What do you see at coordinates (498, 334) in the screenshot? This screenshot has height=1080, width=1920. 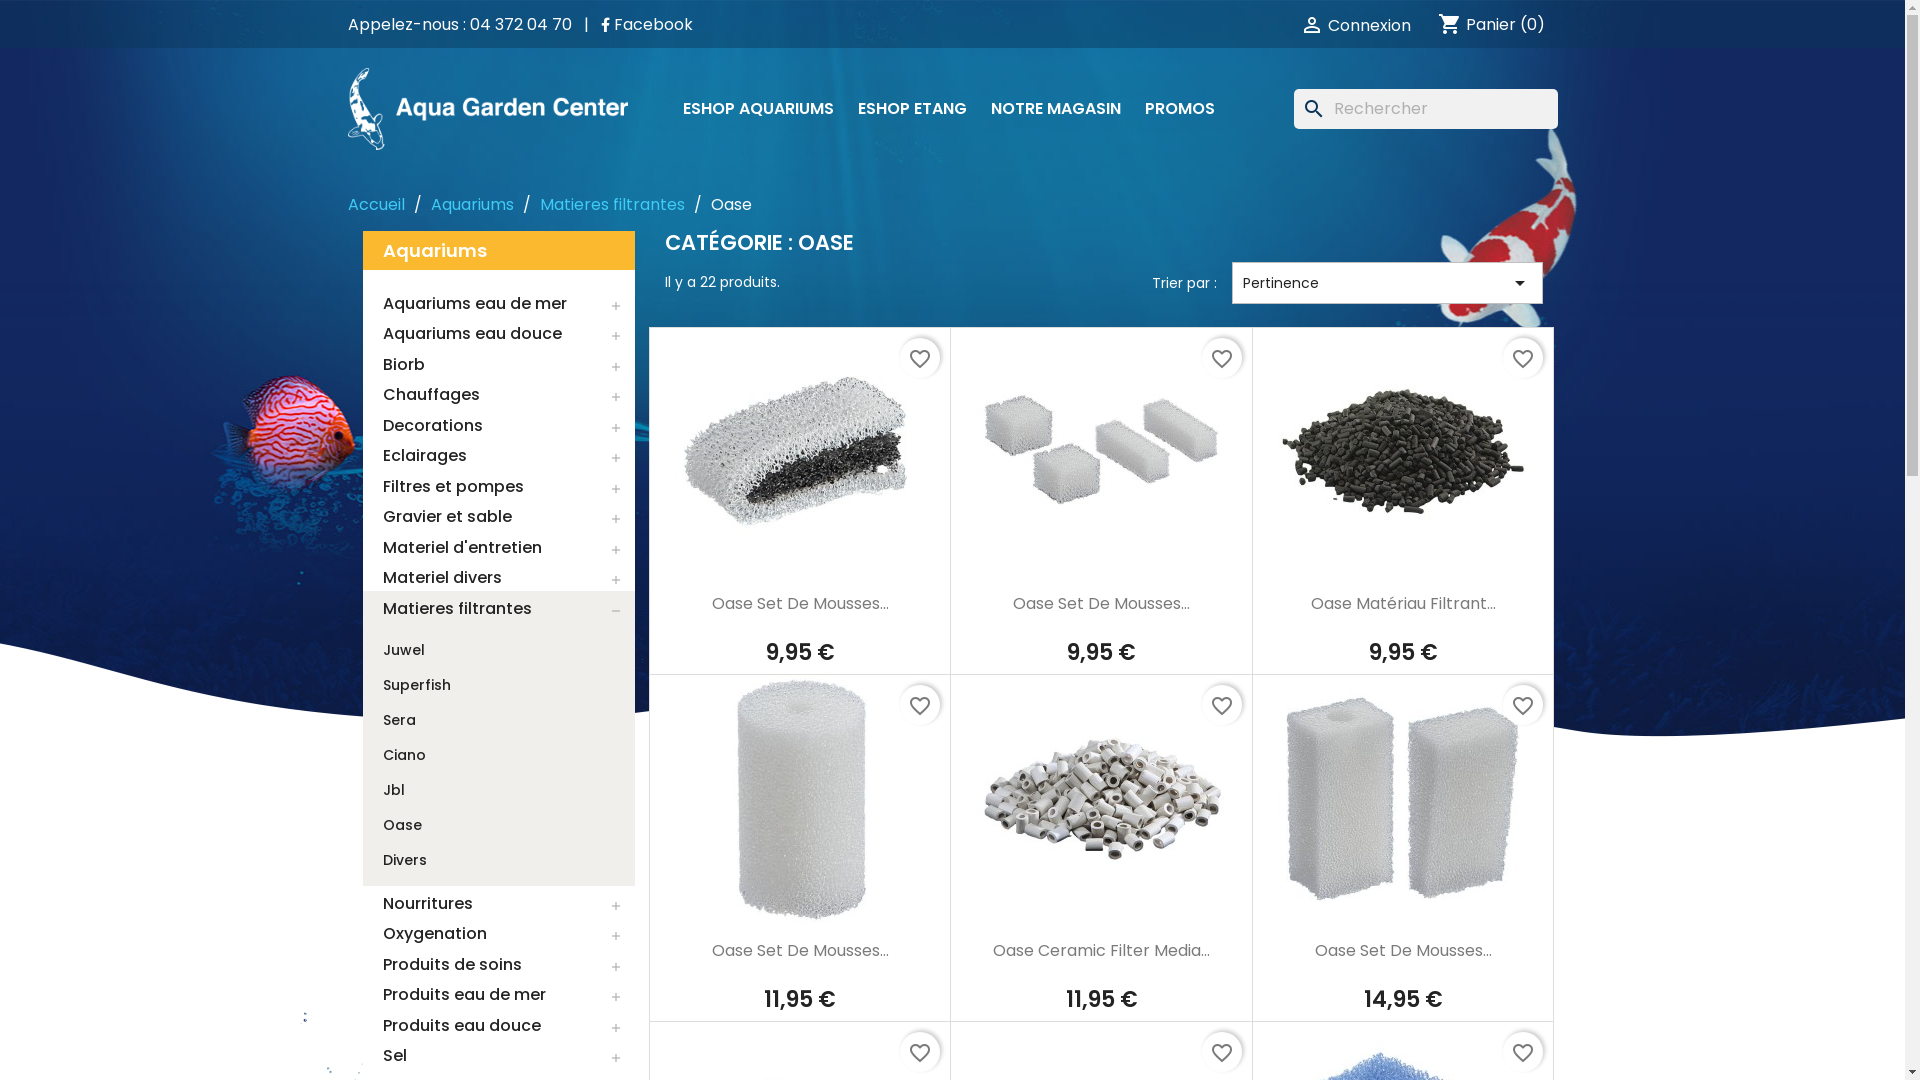 I see `'Aquariums eau douce'` at bounding box center [498, 334].